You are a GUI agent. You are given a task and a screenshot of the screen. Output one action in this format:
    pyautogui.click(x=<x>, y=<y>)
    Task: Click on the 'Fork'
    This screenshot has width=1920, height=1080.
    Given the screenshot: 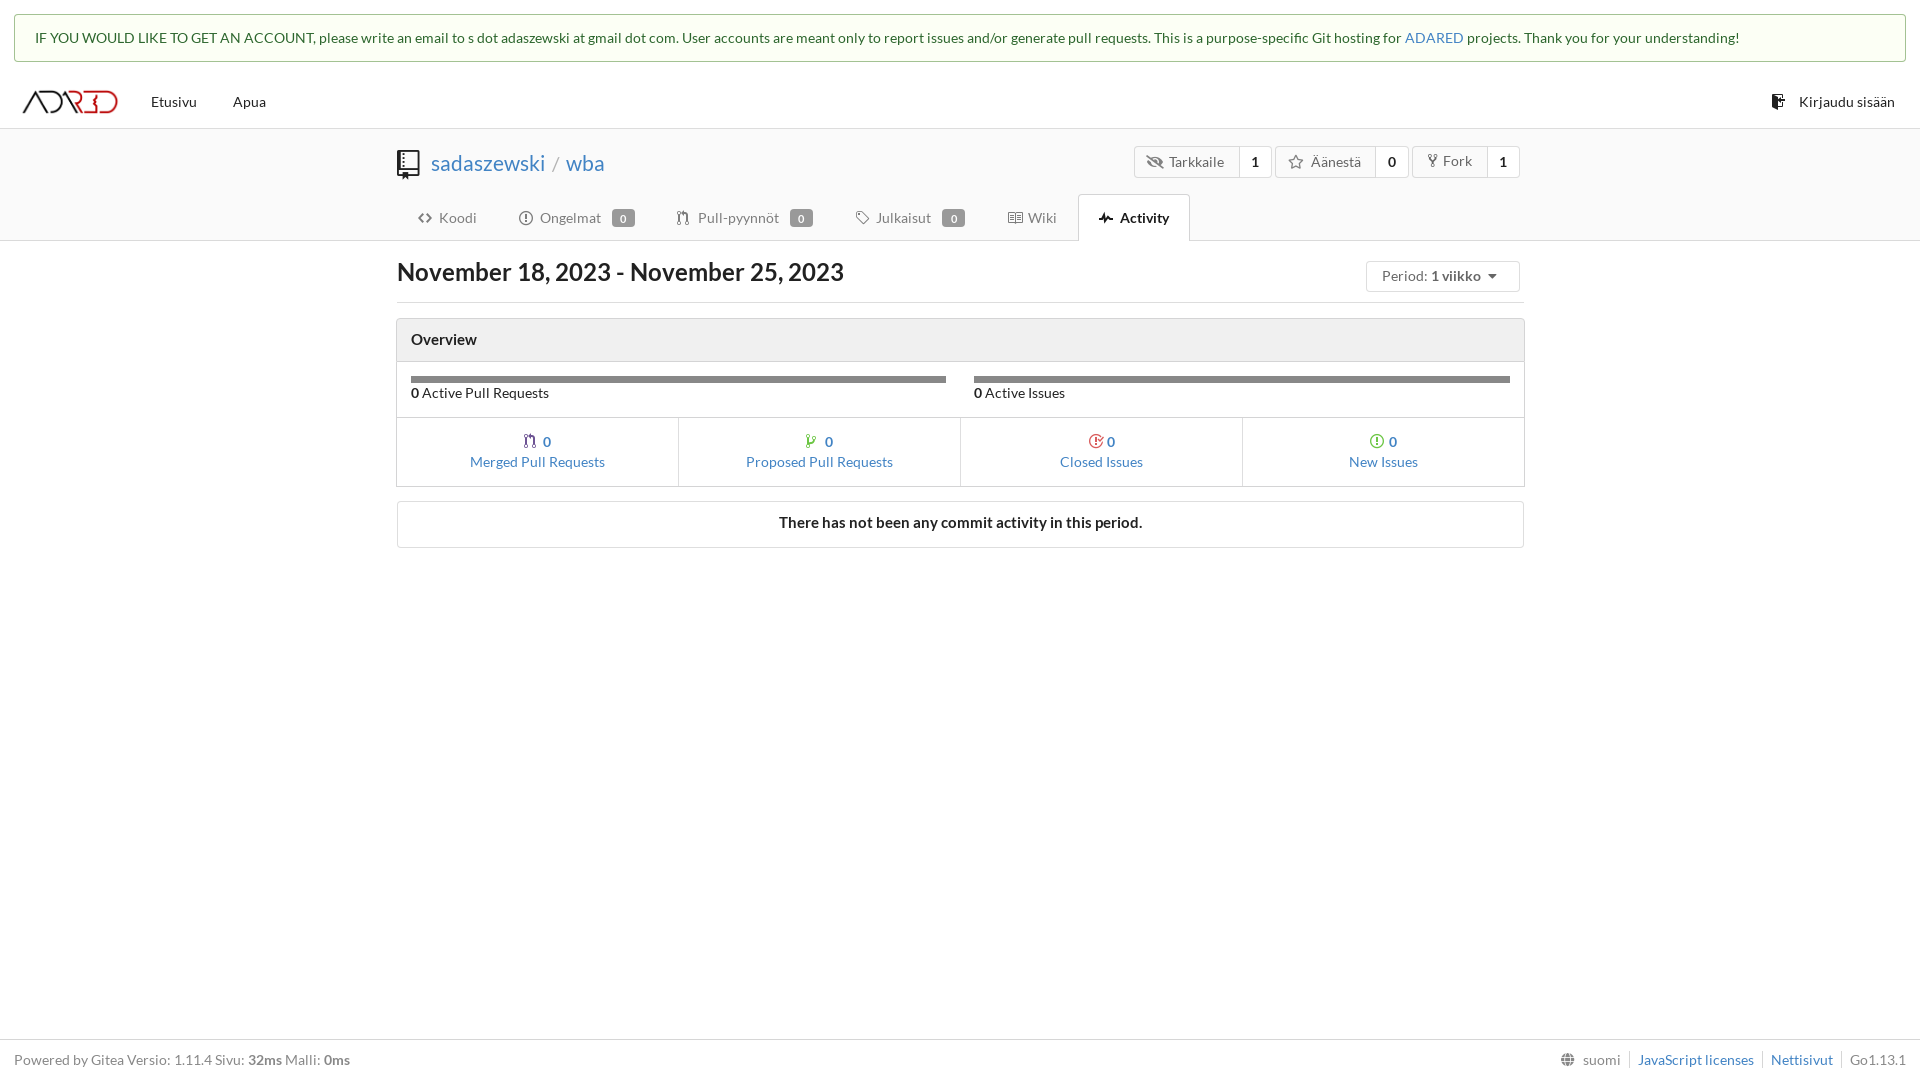 What is the action you would take?
    pyautogui.click(x=1449, y=161)
    